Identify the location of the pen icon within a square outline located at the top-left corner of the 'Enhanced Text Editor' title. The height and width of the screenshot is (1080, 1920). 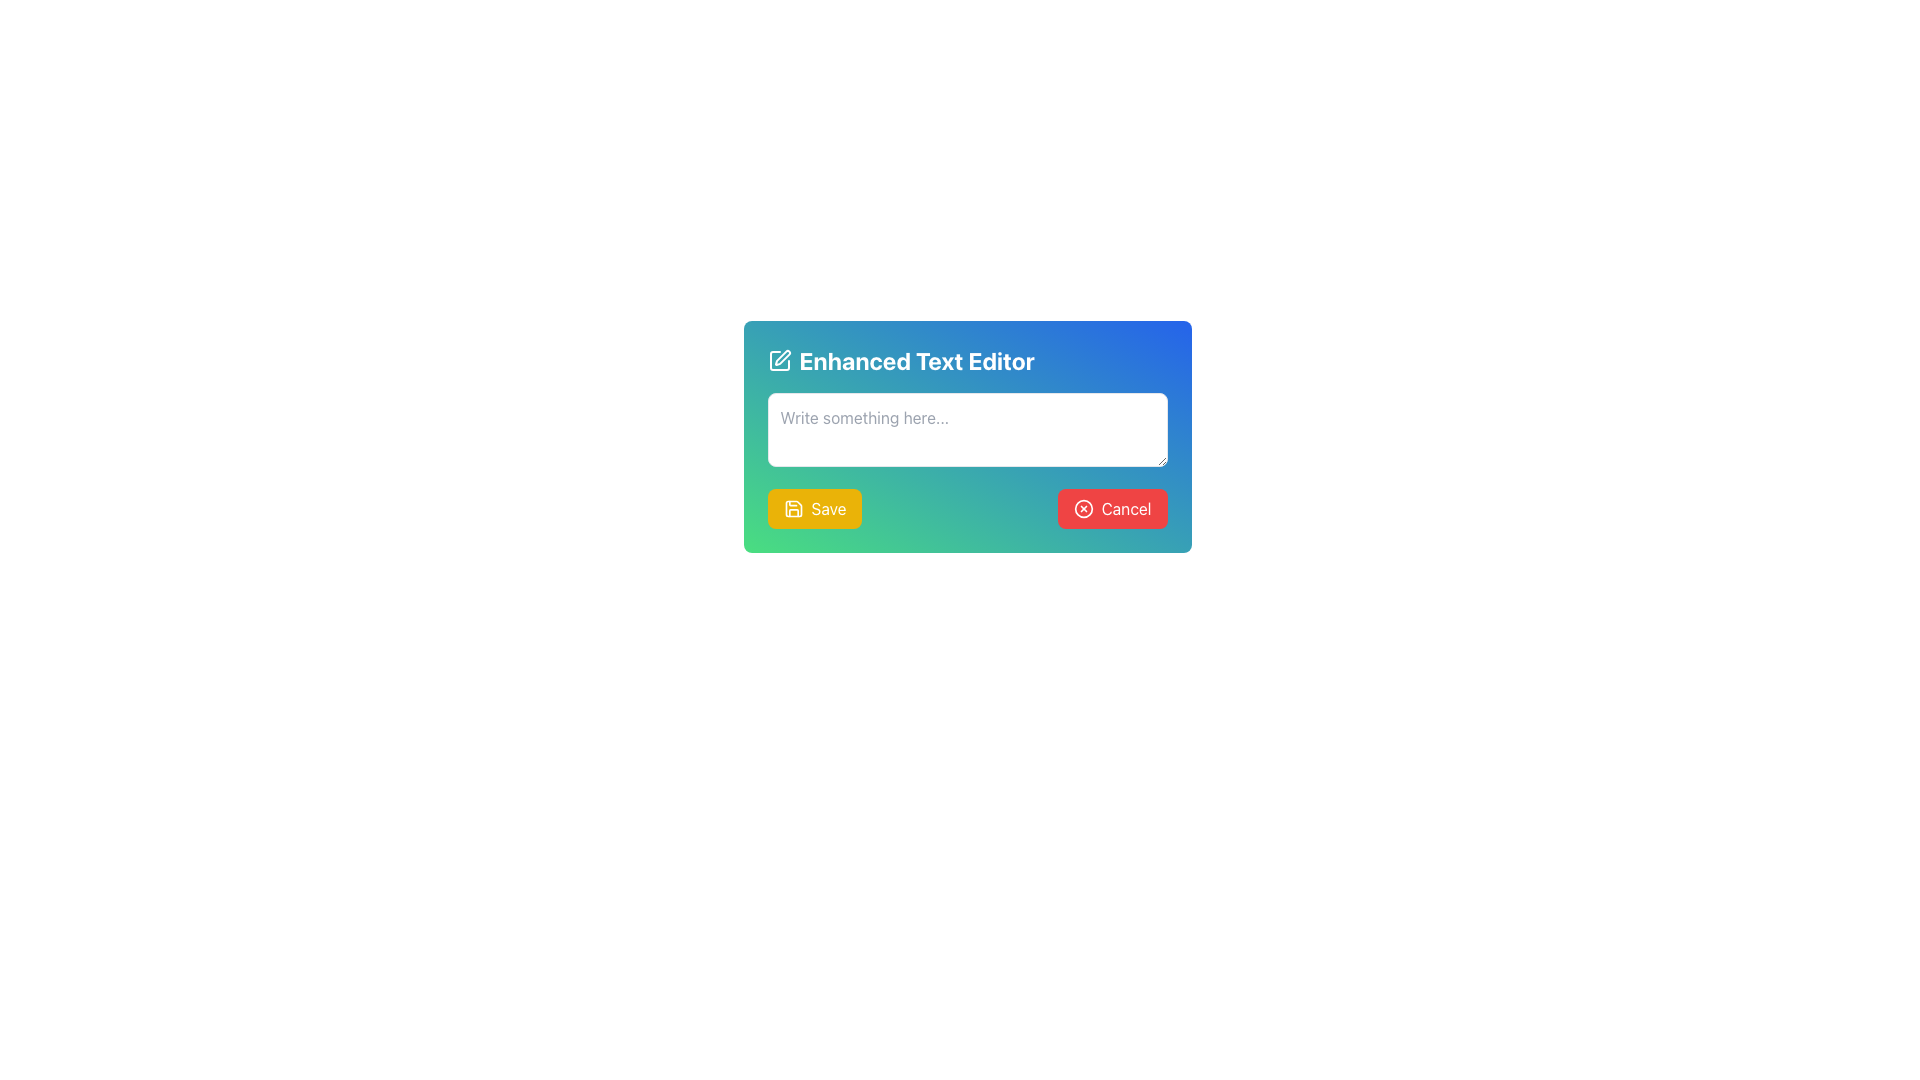
(778, 361).